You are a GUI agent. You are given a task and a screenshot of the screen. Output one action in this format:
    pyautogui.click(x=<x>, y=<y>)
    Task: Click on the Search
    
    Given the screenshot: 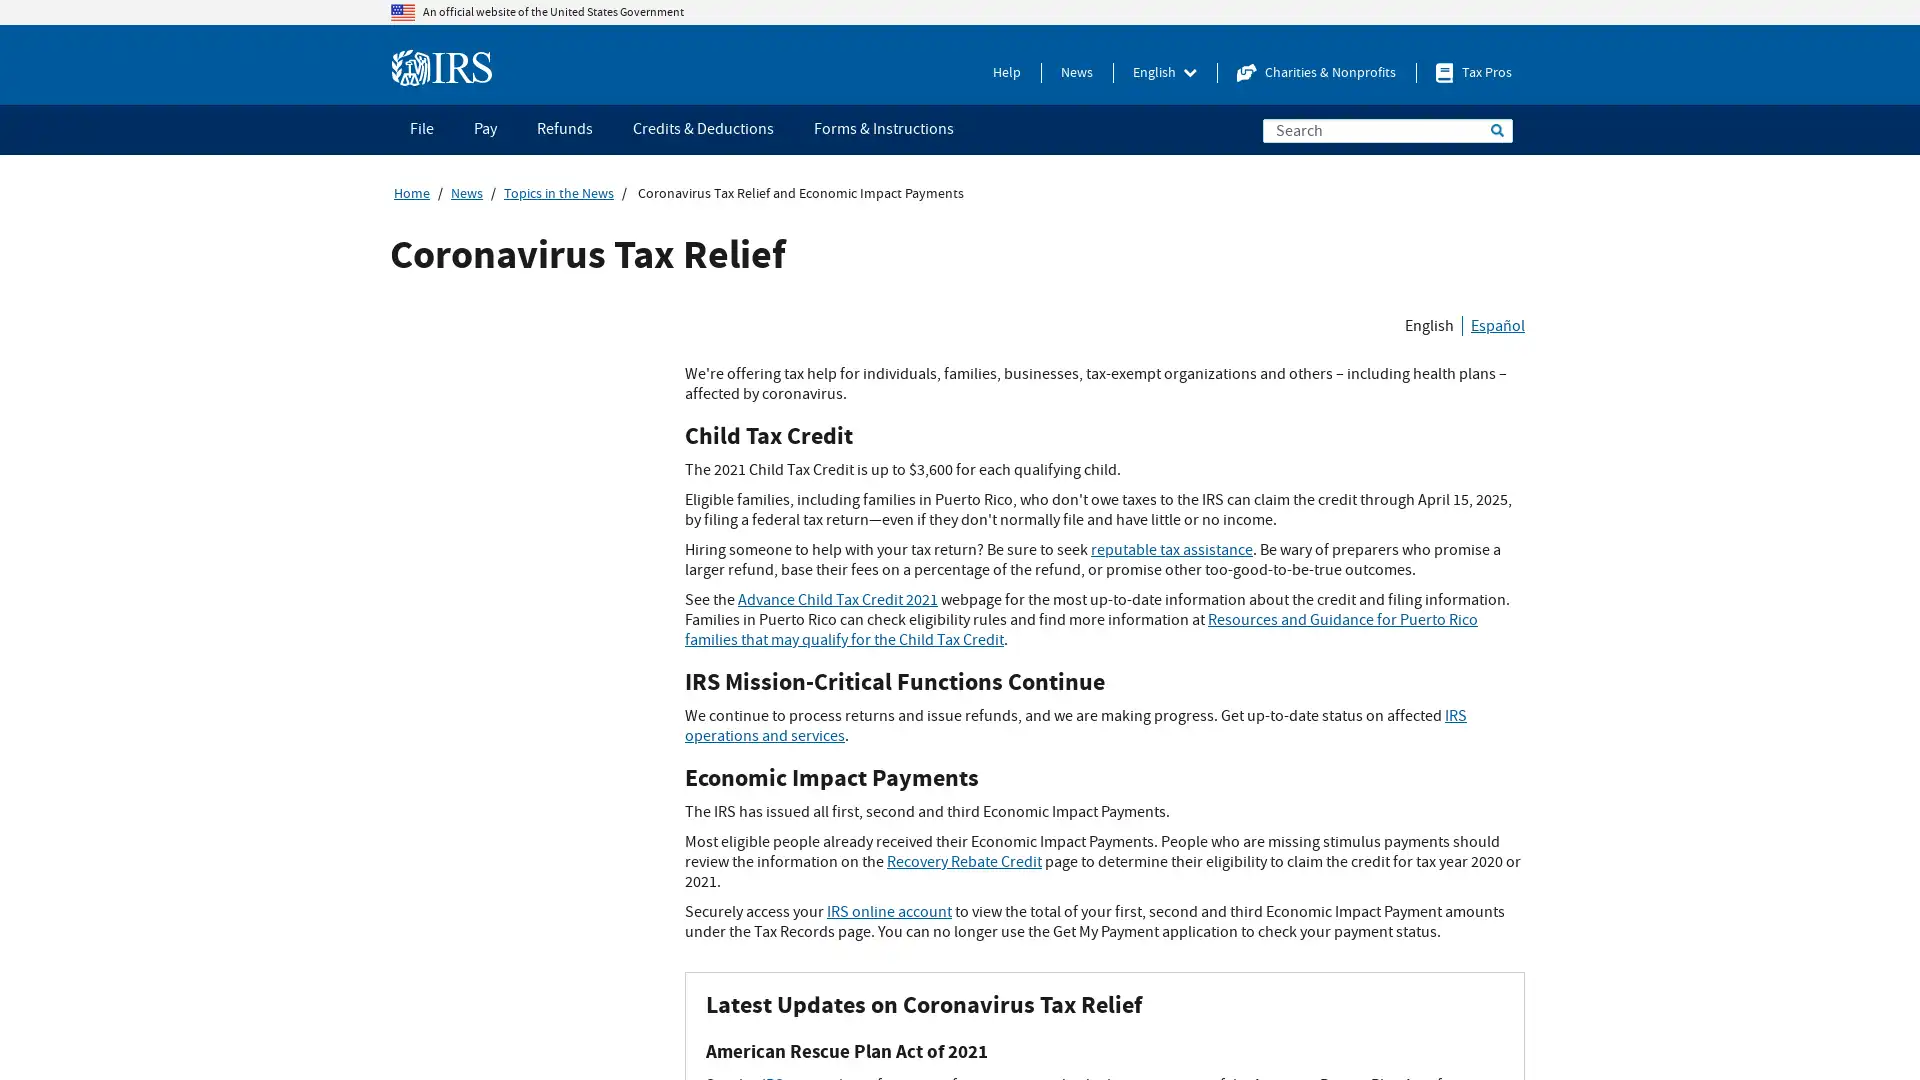 What is the action you would take?
    pyautogui.click(x=1497, y=130)
    